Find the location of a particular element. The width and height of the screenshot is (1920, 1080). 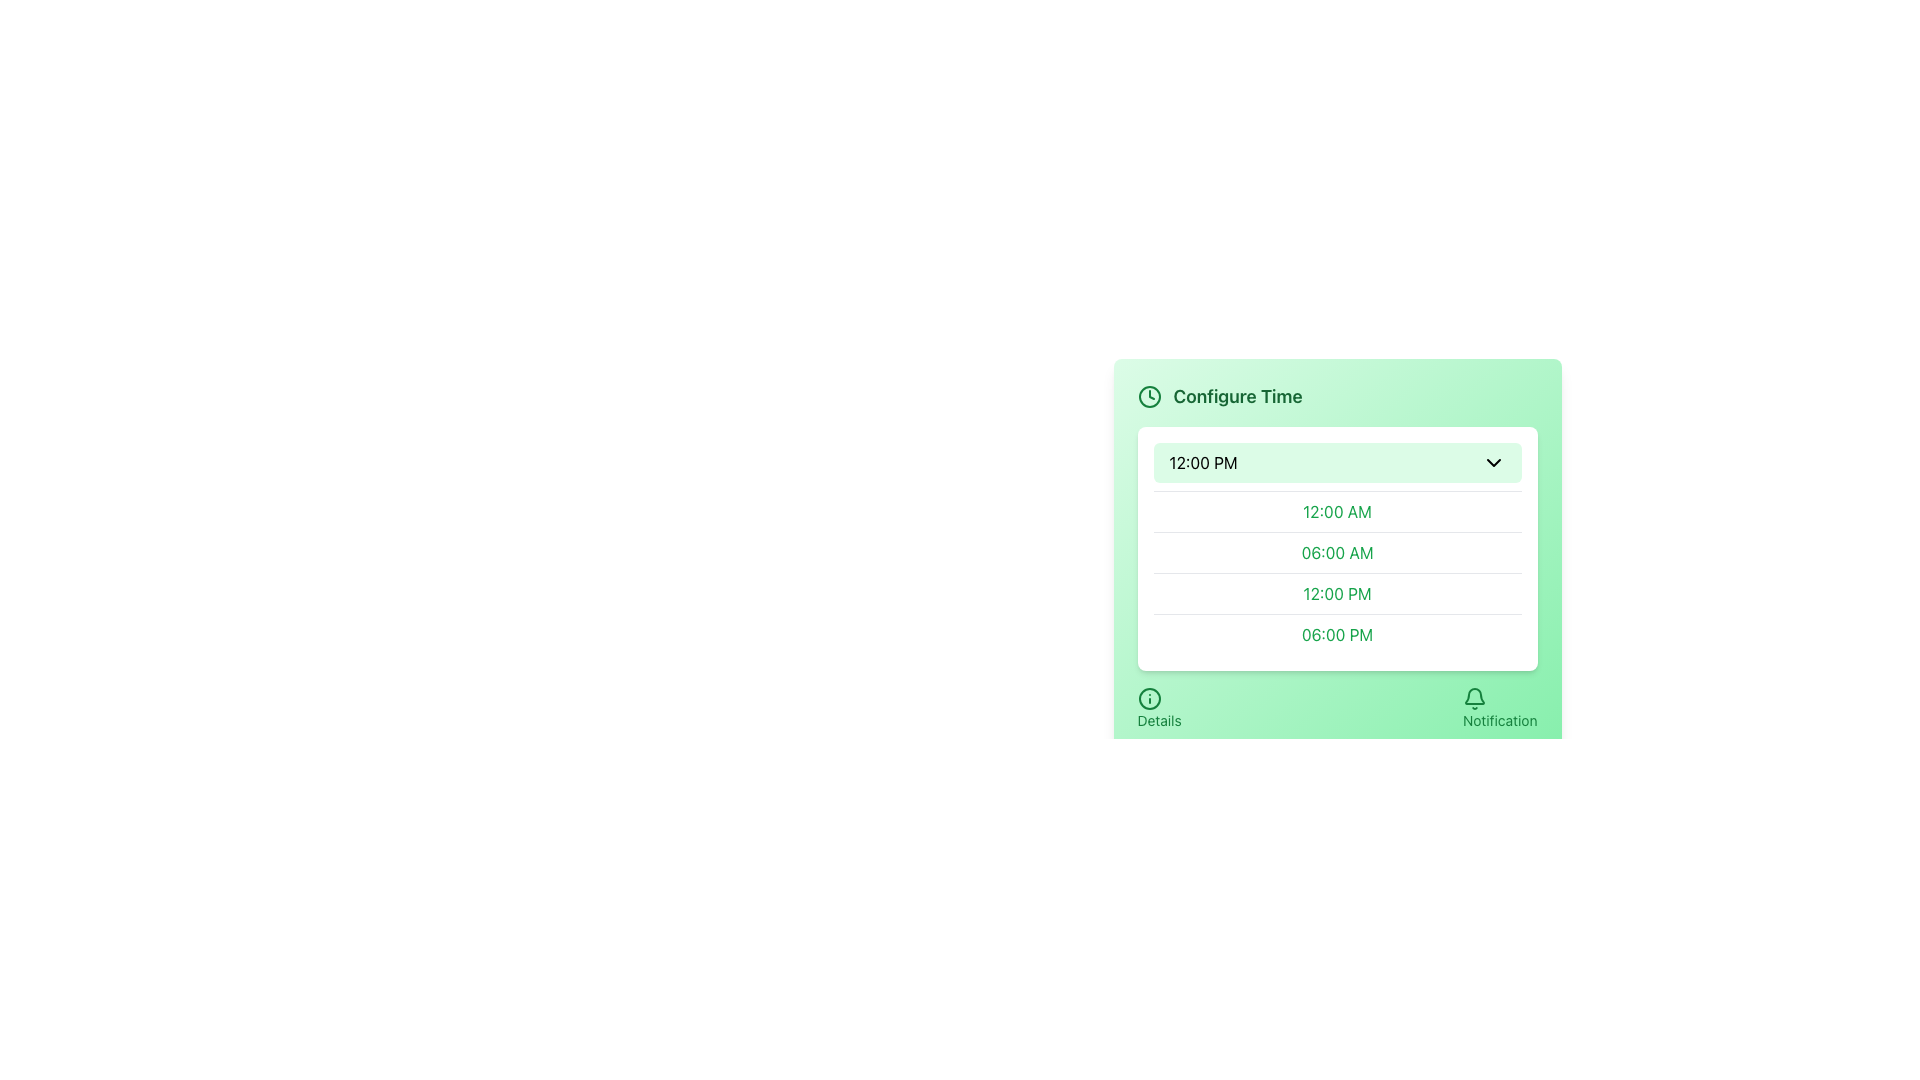

the SVG Circle element located at the center of the circular icon with internal markings, situated near the 'Details' label is located at coordinates (1149, 697).